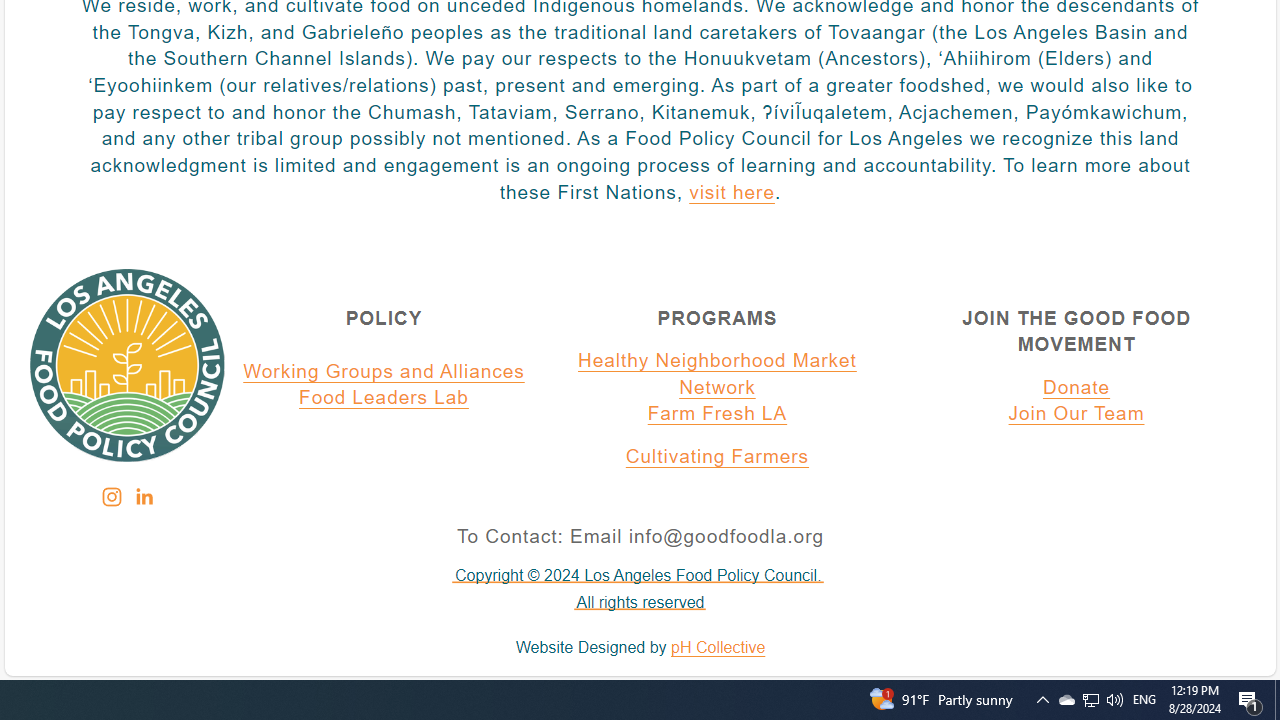 The image size is (1280, 720). Describe the element at coordinates (110, 496) in the screenshot. I see `'Instagram'` at that location.